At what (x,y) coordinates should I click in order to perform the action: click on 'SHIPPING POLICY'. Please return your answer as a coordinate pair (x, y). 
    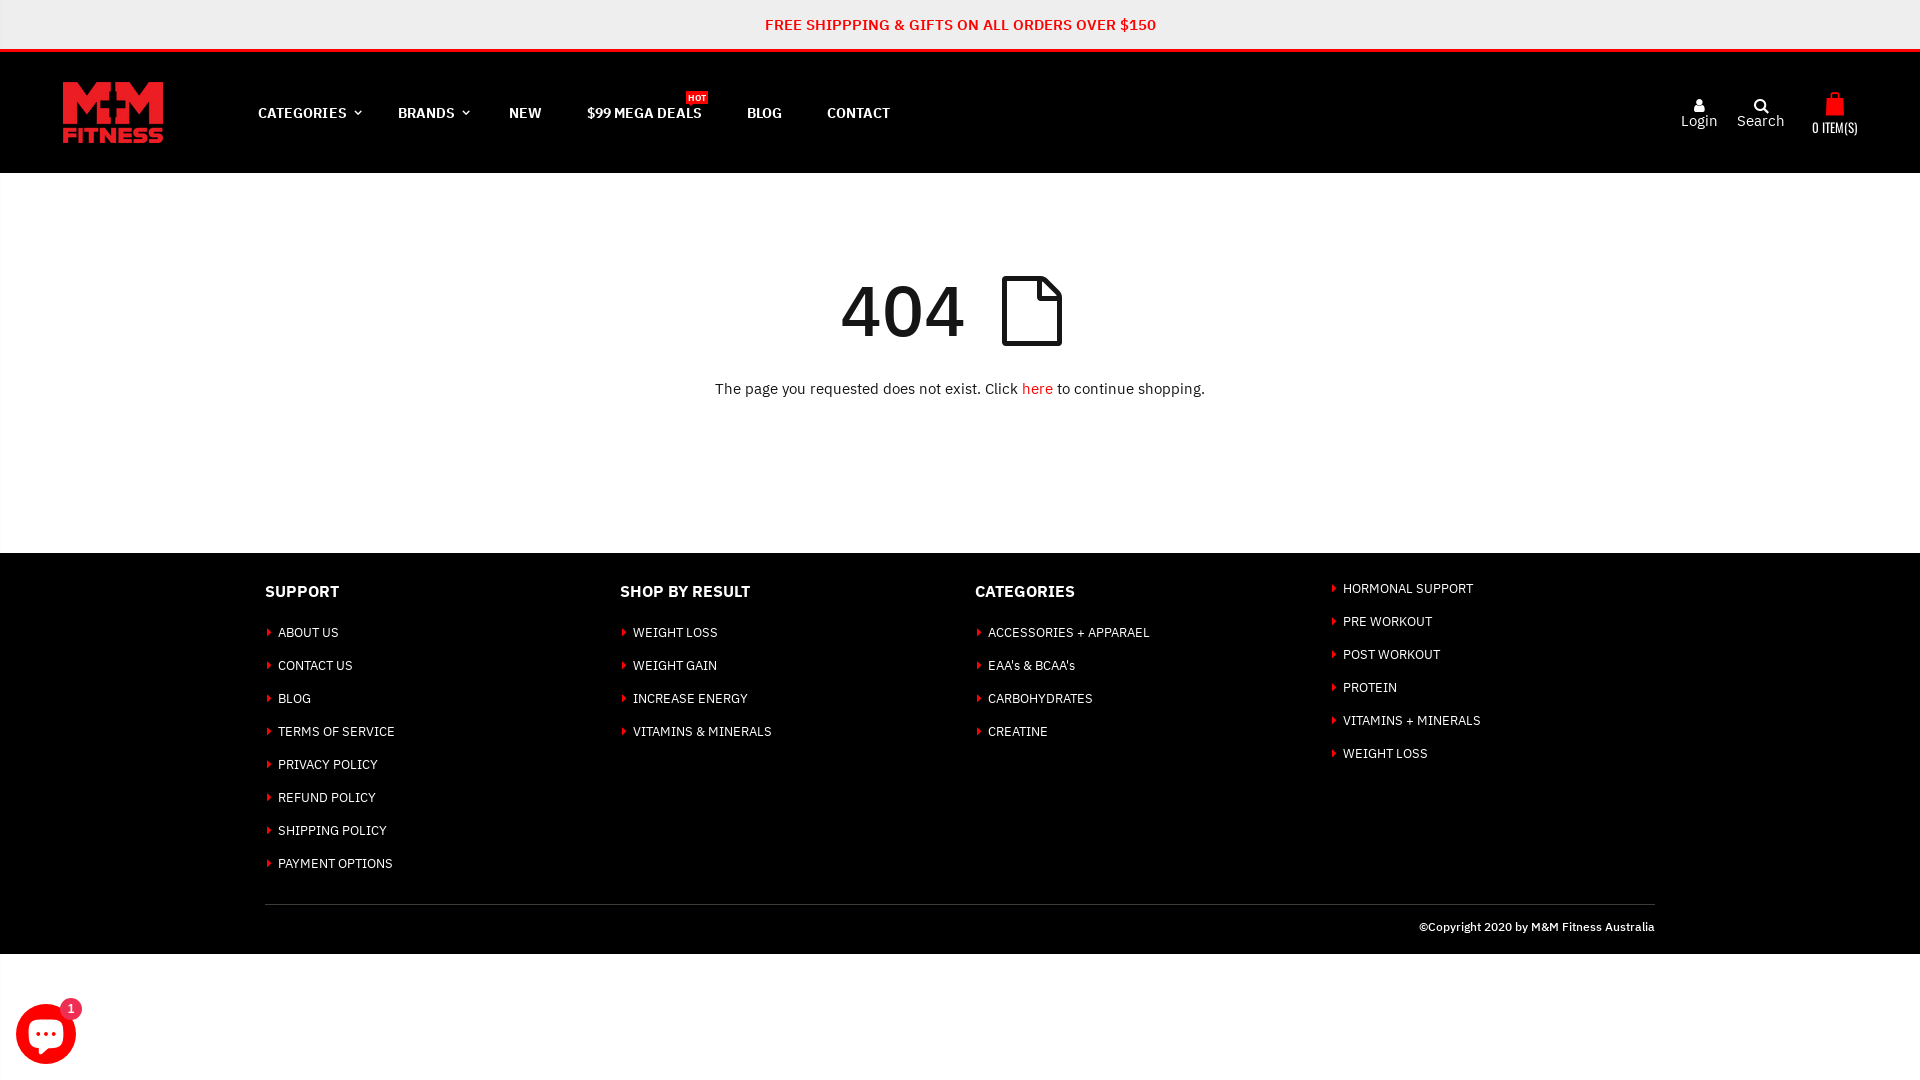
    Looking at the image, I should click on (332, 830).